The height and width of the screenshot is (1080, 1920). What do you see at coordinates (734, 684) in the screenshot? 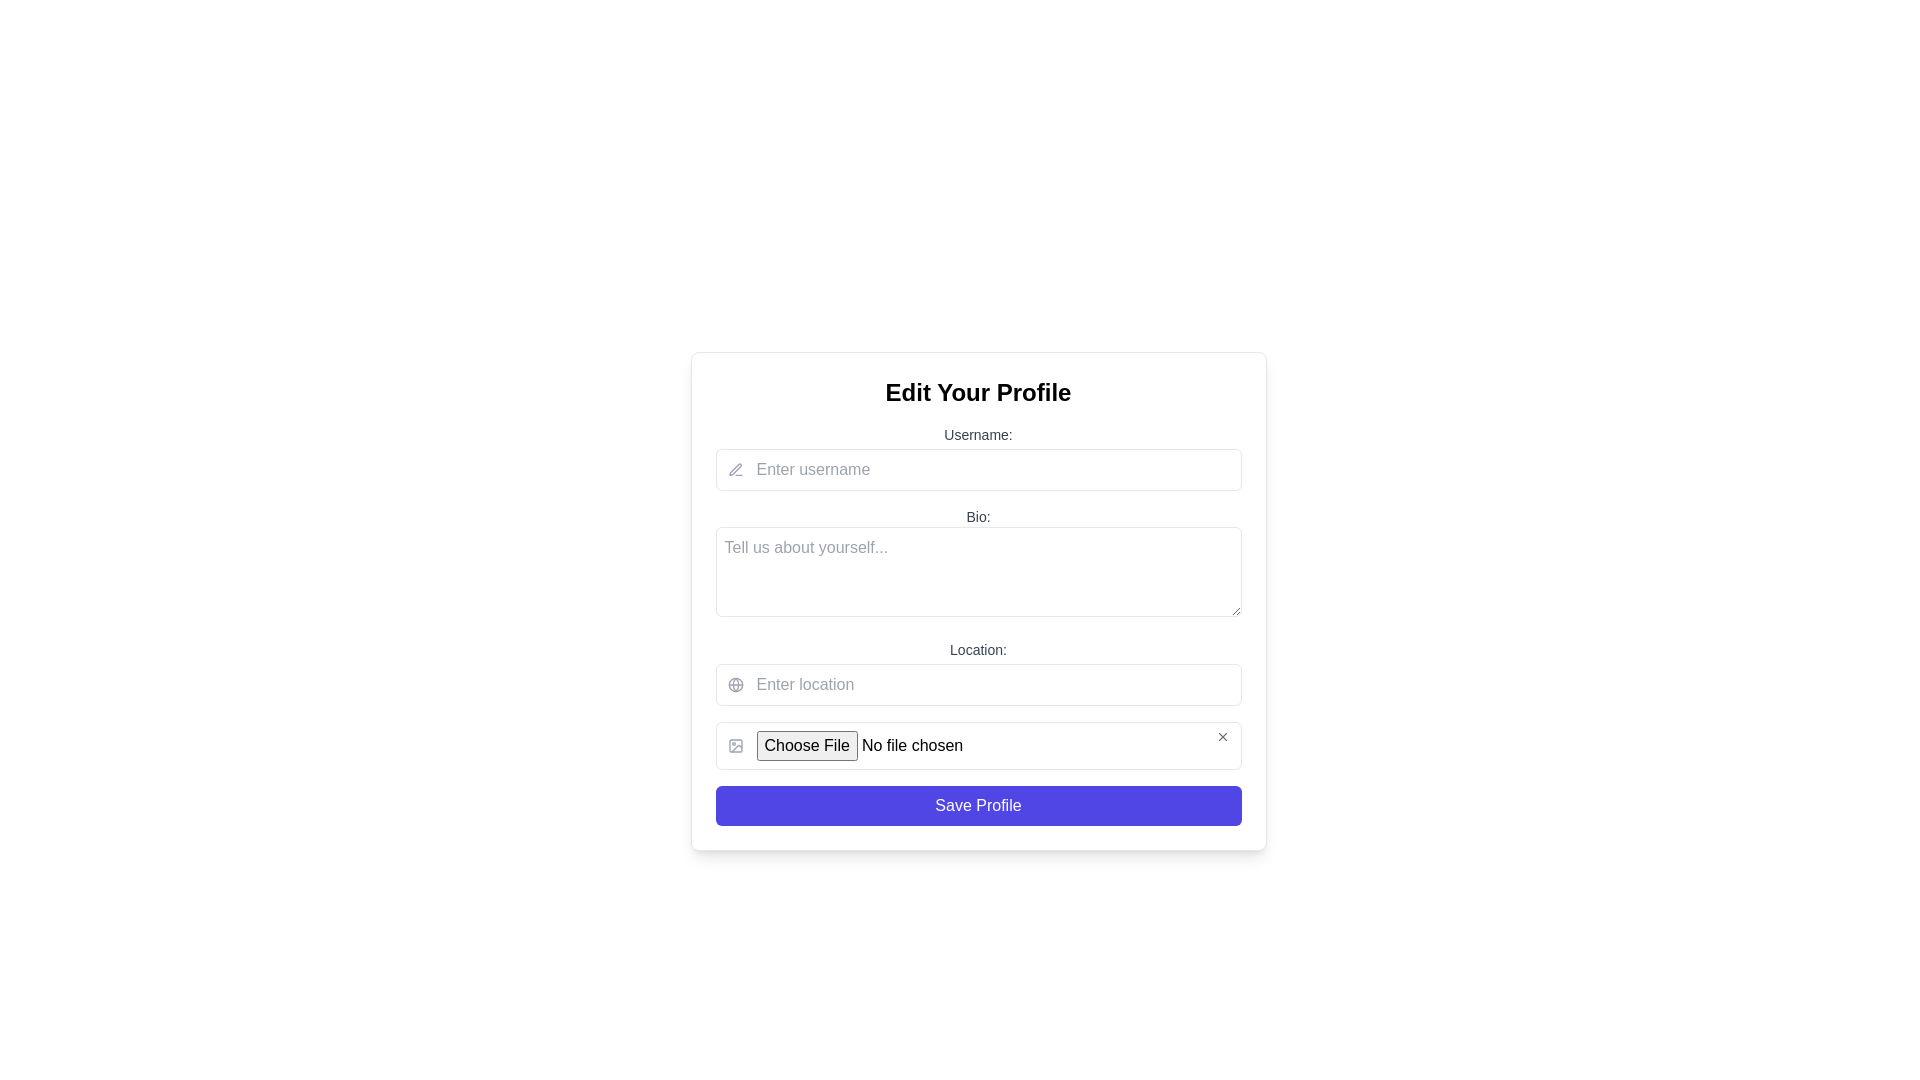
I see `the decorative graphic that represents the latitude lines on the globe icon, located to the left of the 'Enter location' text input field` at bounding box center [734, 684].